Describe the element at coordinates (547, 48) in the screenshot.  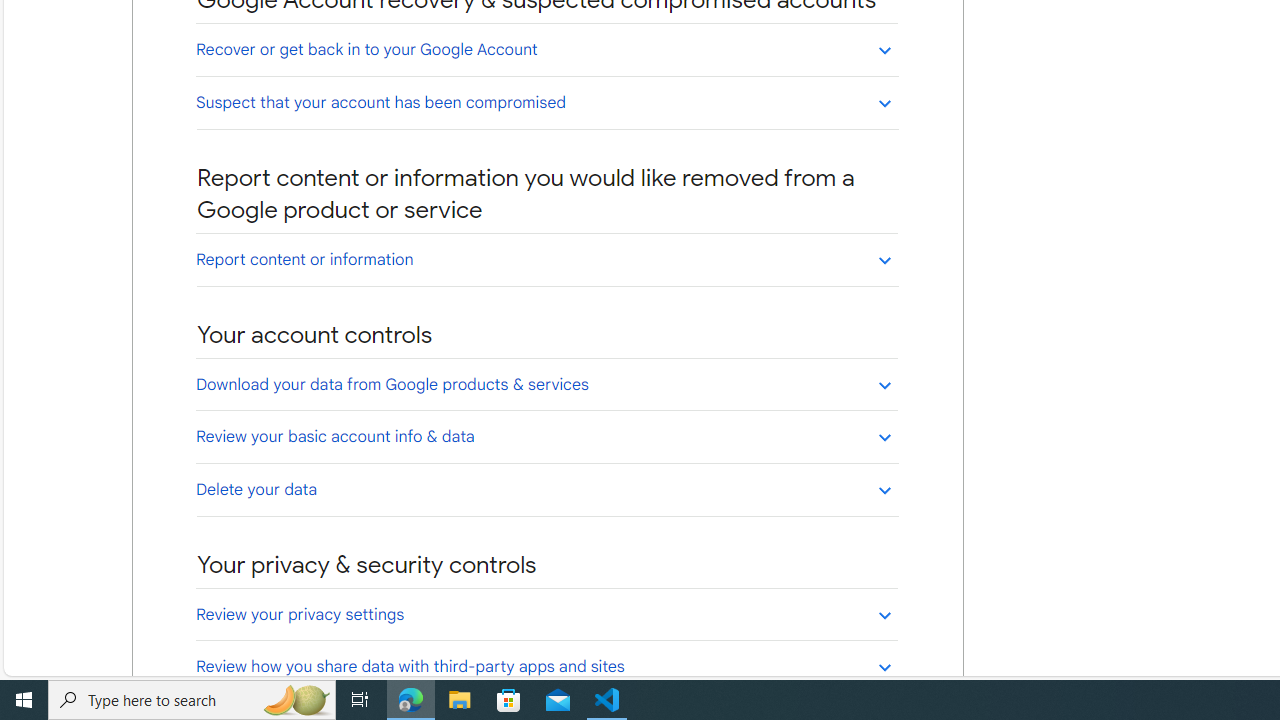
I see `'Recover or get back in to your Google Account'` at that location.